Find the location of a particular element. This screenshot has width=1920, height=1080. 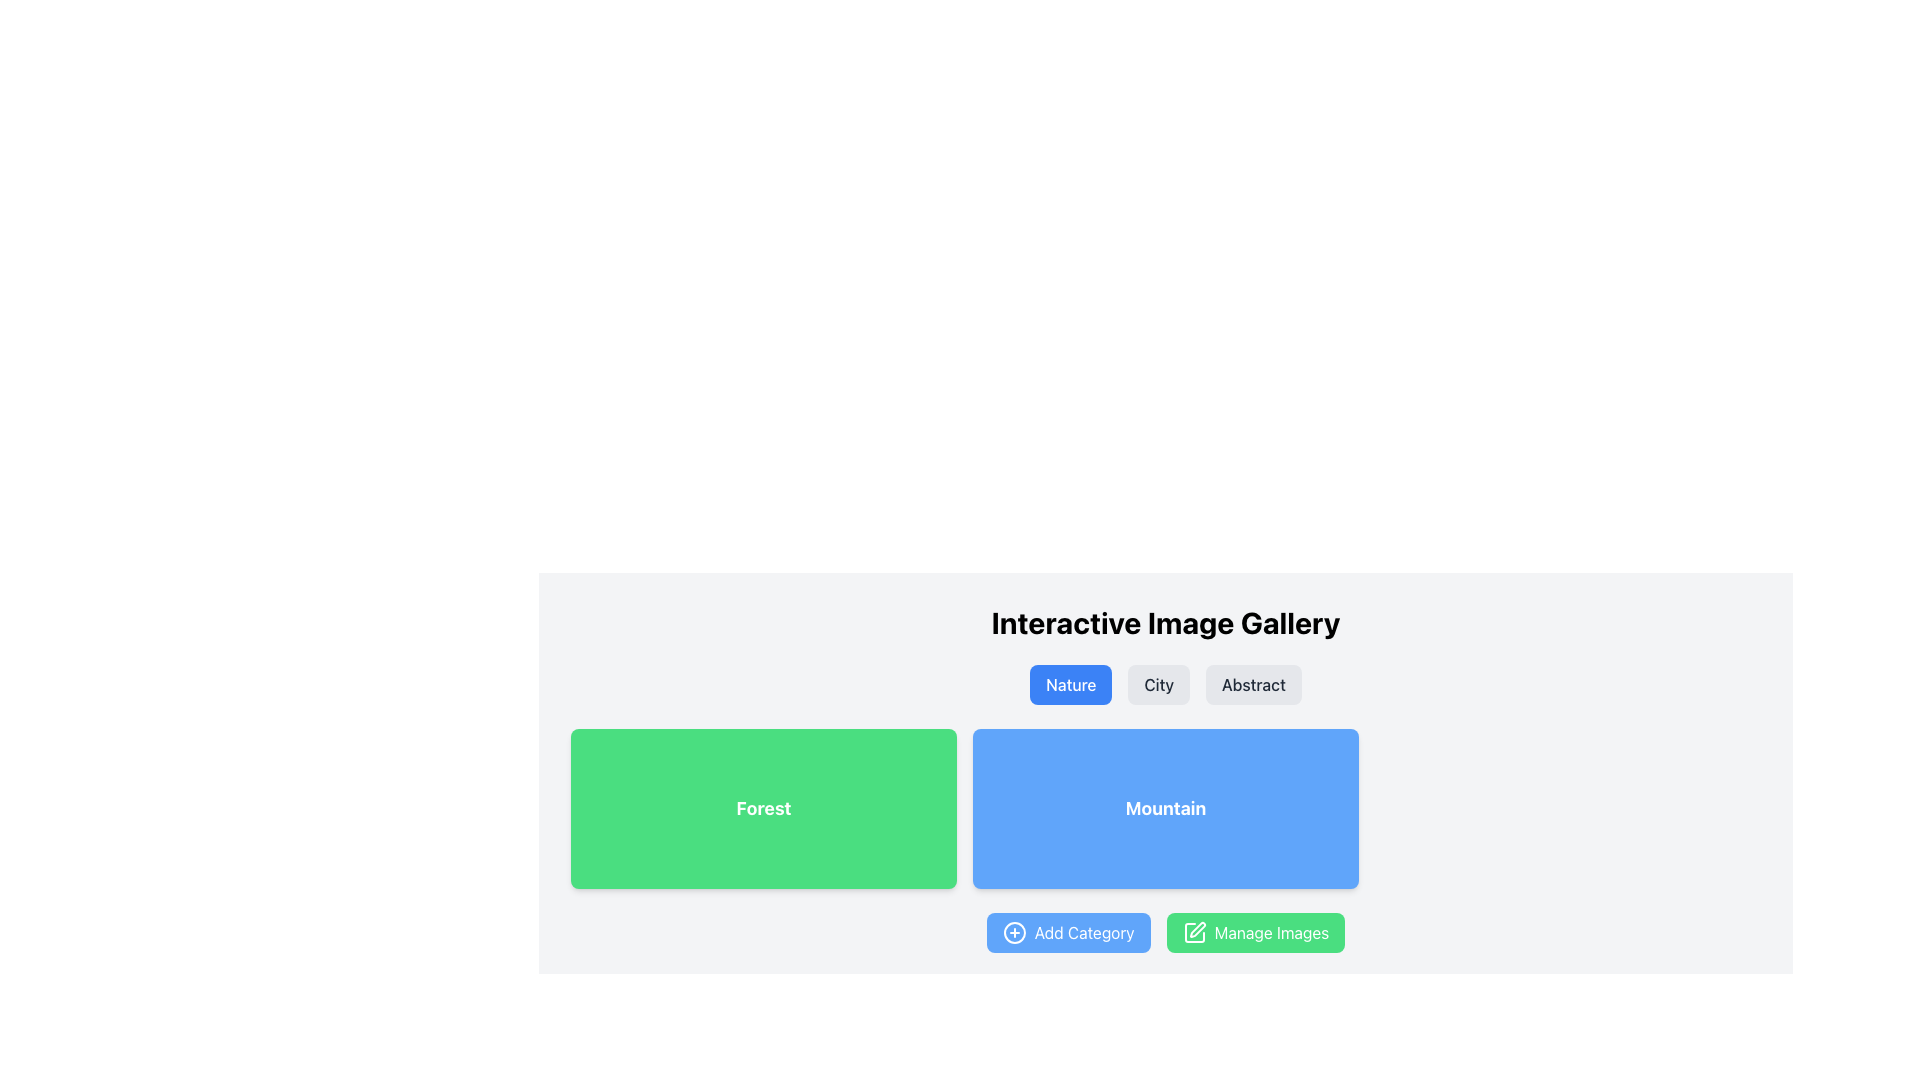

the 'Forest' text label, which is styled with a bold, white sans-serif font and located centrally within a green rectangular area is located at coordinates (762, 808).